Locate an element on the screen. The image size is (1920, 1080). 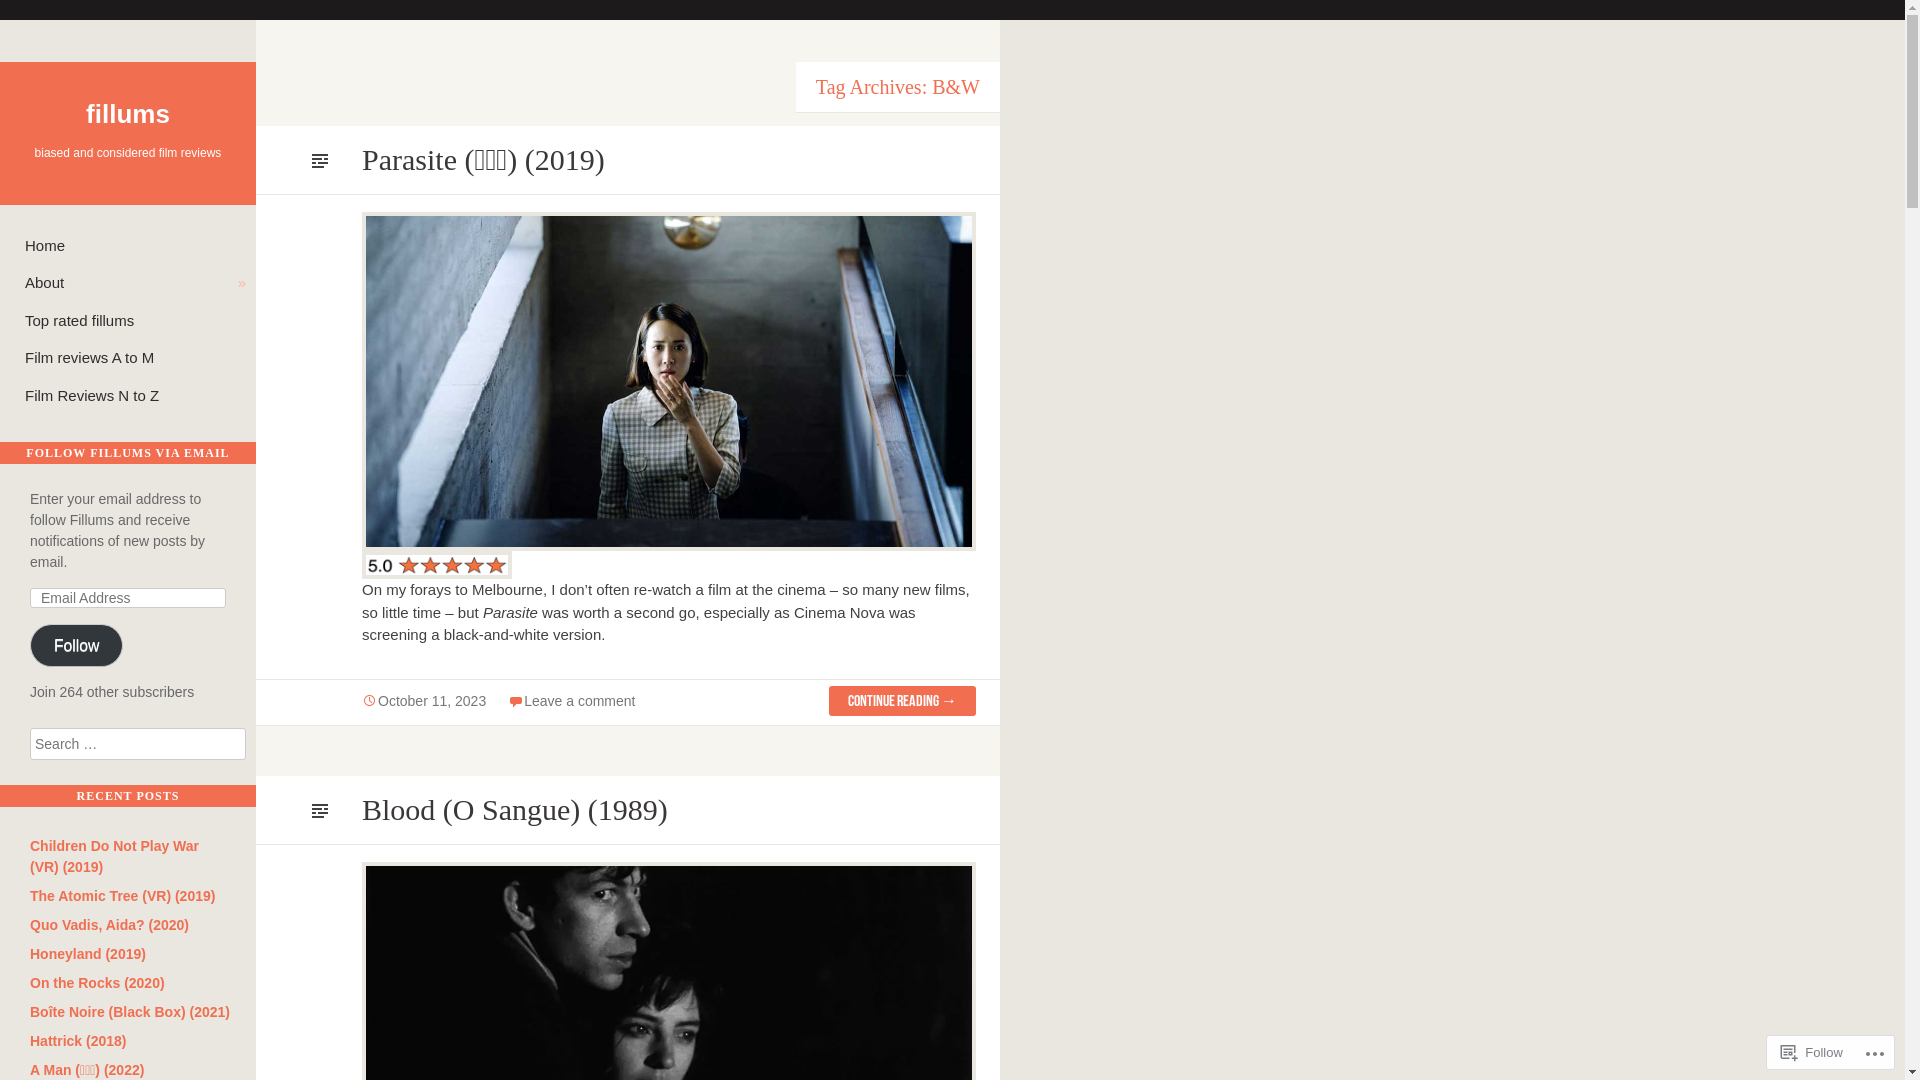
'Children Do Not Play War (VR) (2019)' is located at coordinates (113, 855).